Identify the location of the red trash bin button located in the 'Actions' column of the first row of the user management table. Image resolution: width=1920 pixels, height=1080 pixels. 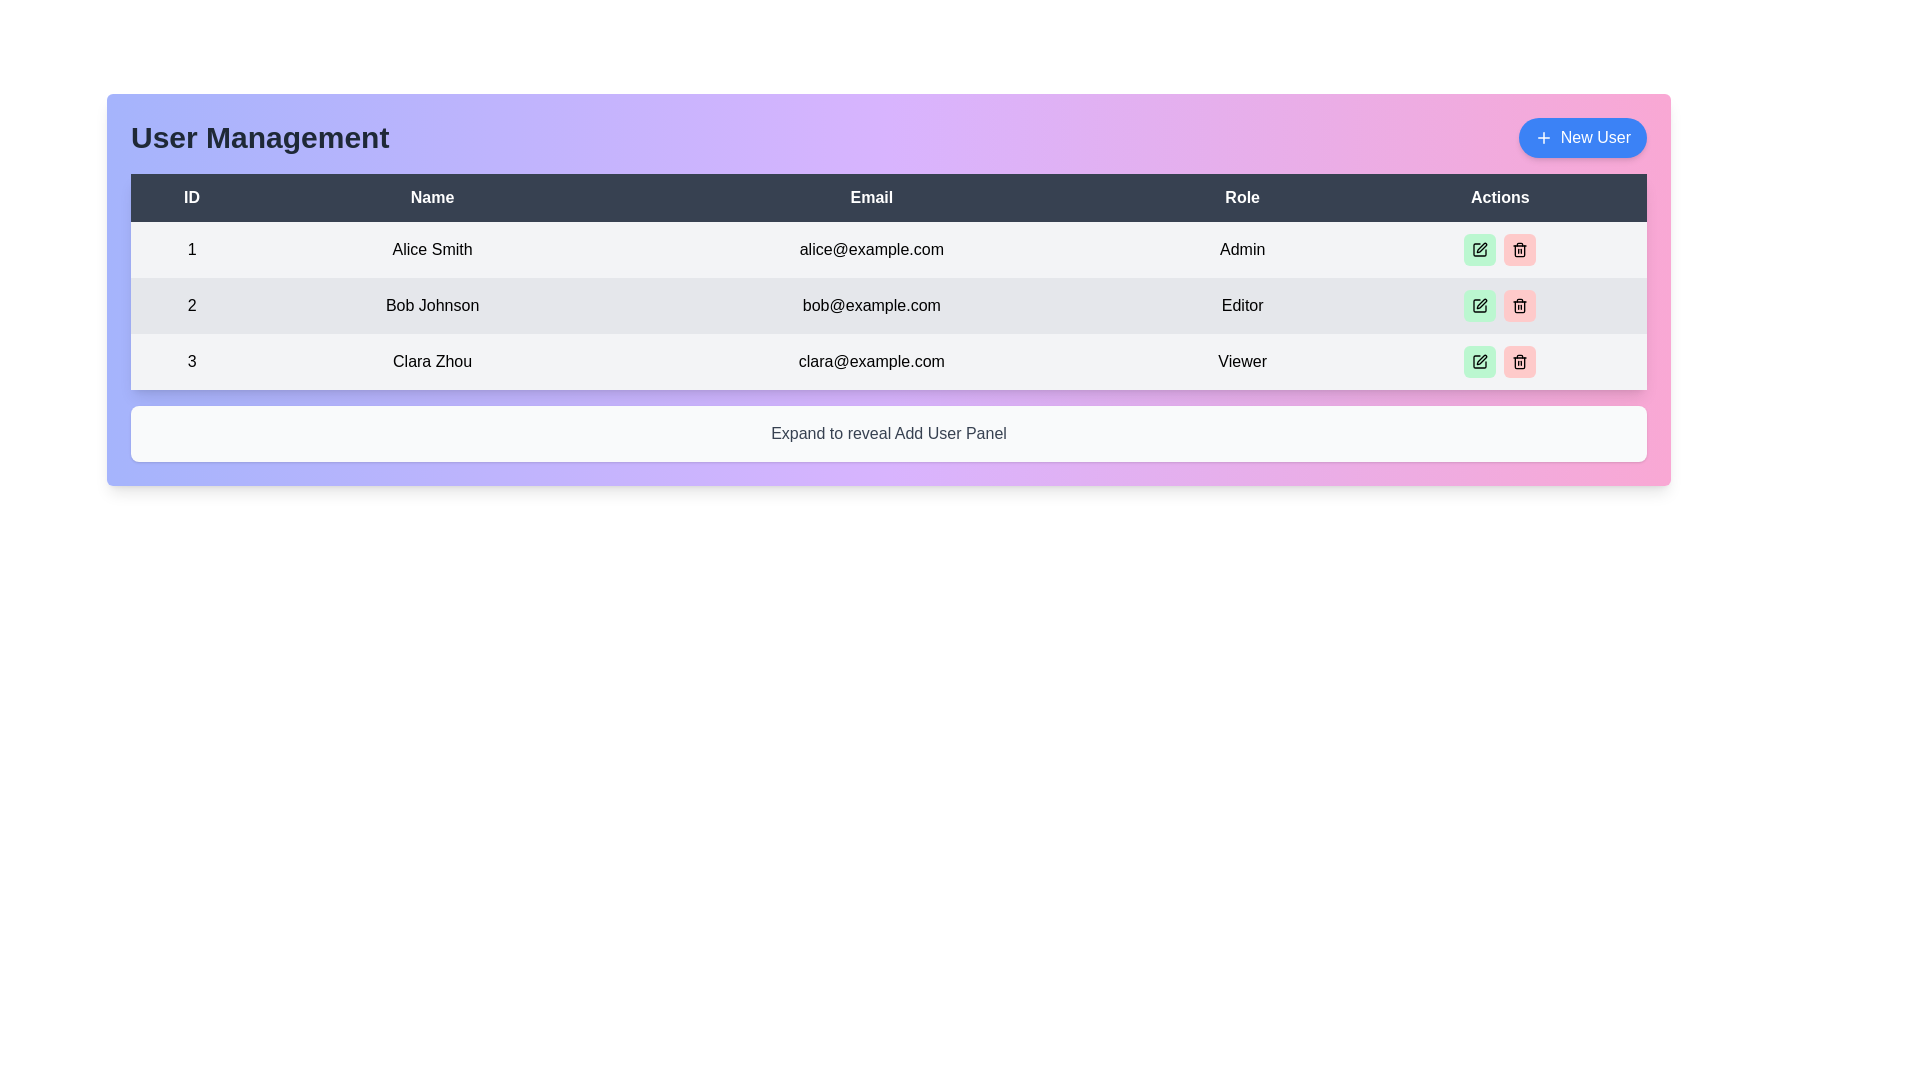
(1520, 249).